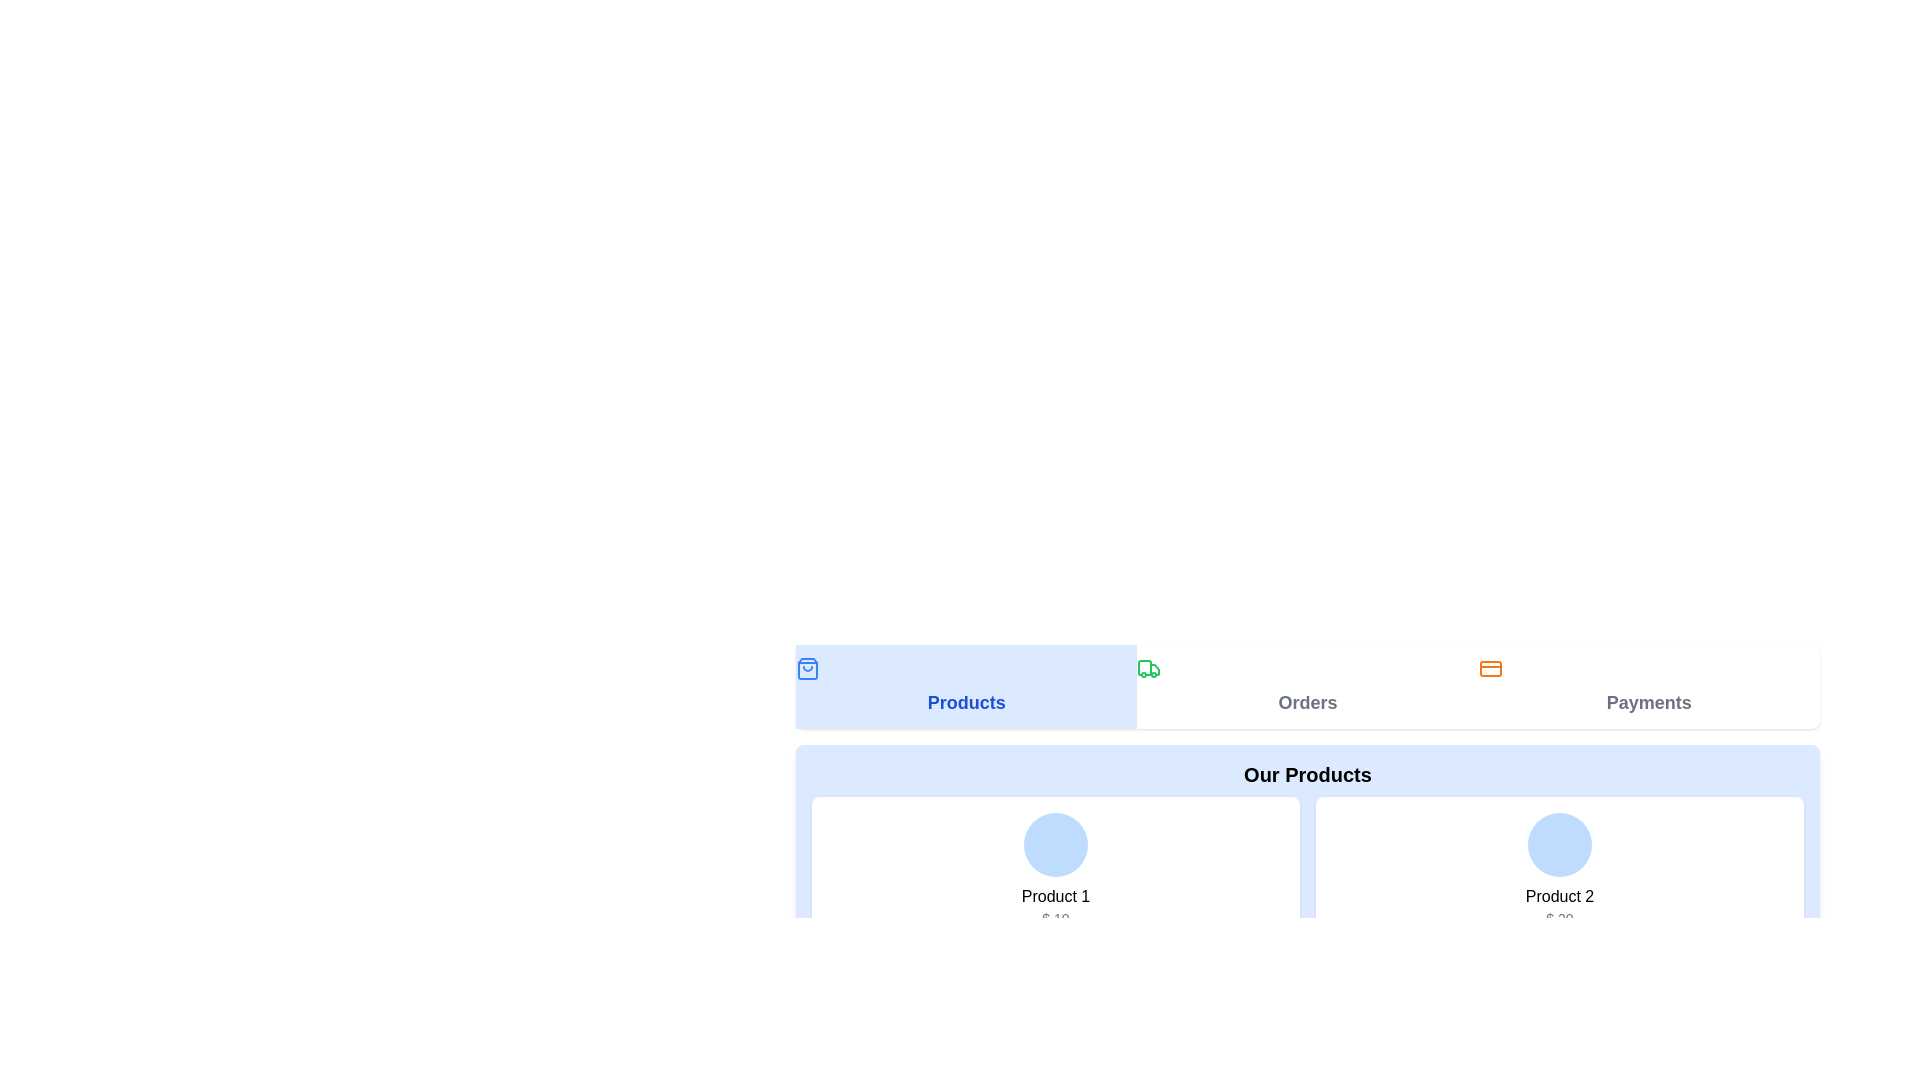  Describe the element at coordinates (807, 668) in the screenshot. I see `the blue bag-shaped icon located in the navigation bar at the top left, which is part of the 'Products' tab` at that location.